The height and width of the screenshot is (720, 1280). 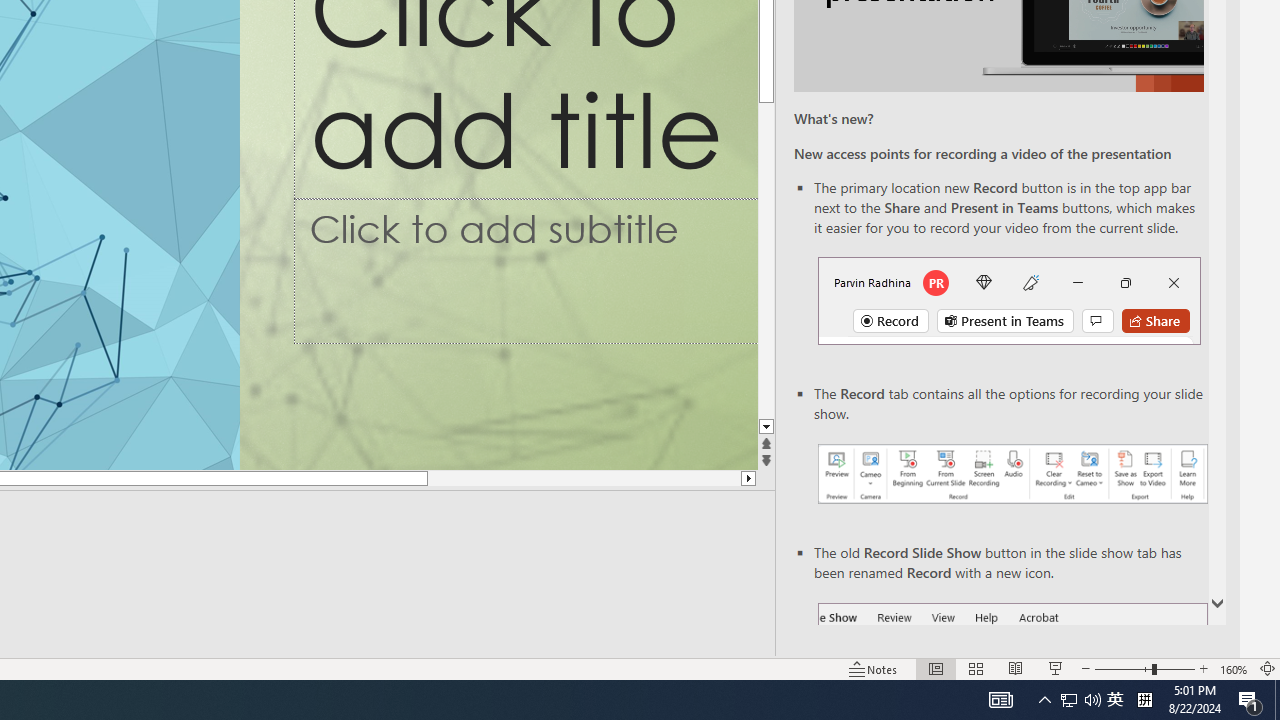 What do you see at coordinates (526, 271) in the screenshot?
I see `'Subtitle TextBox'` at bounding box center [526, 271].